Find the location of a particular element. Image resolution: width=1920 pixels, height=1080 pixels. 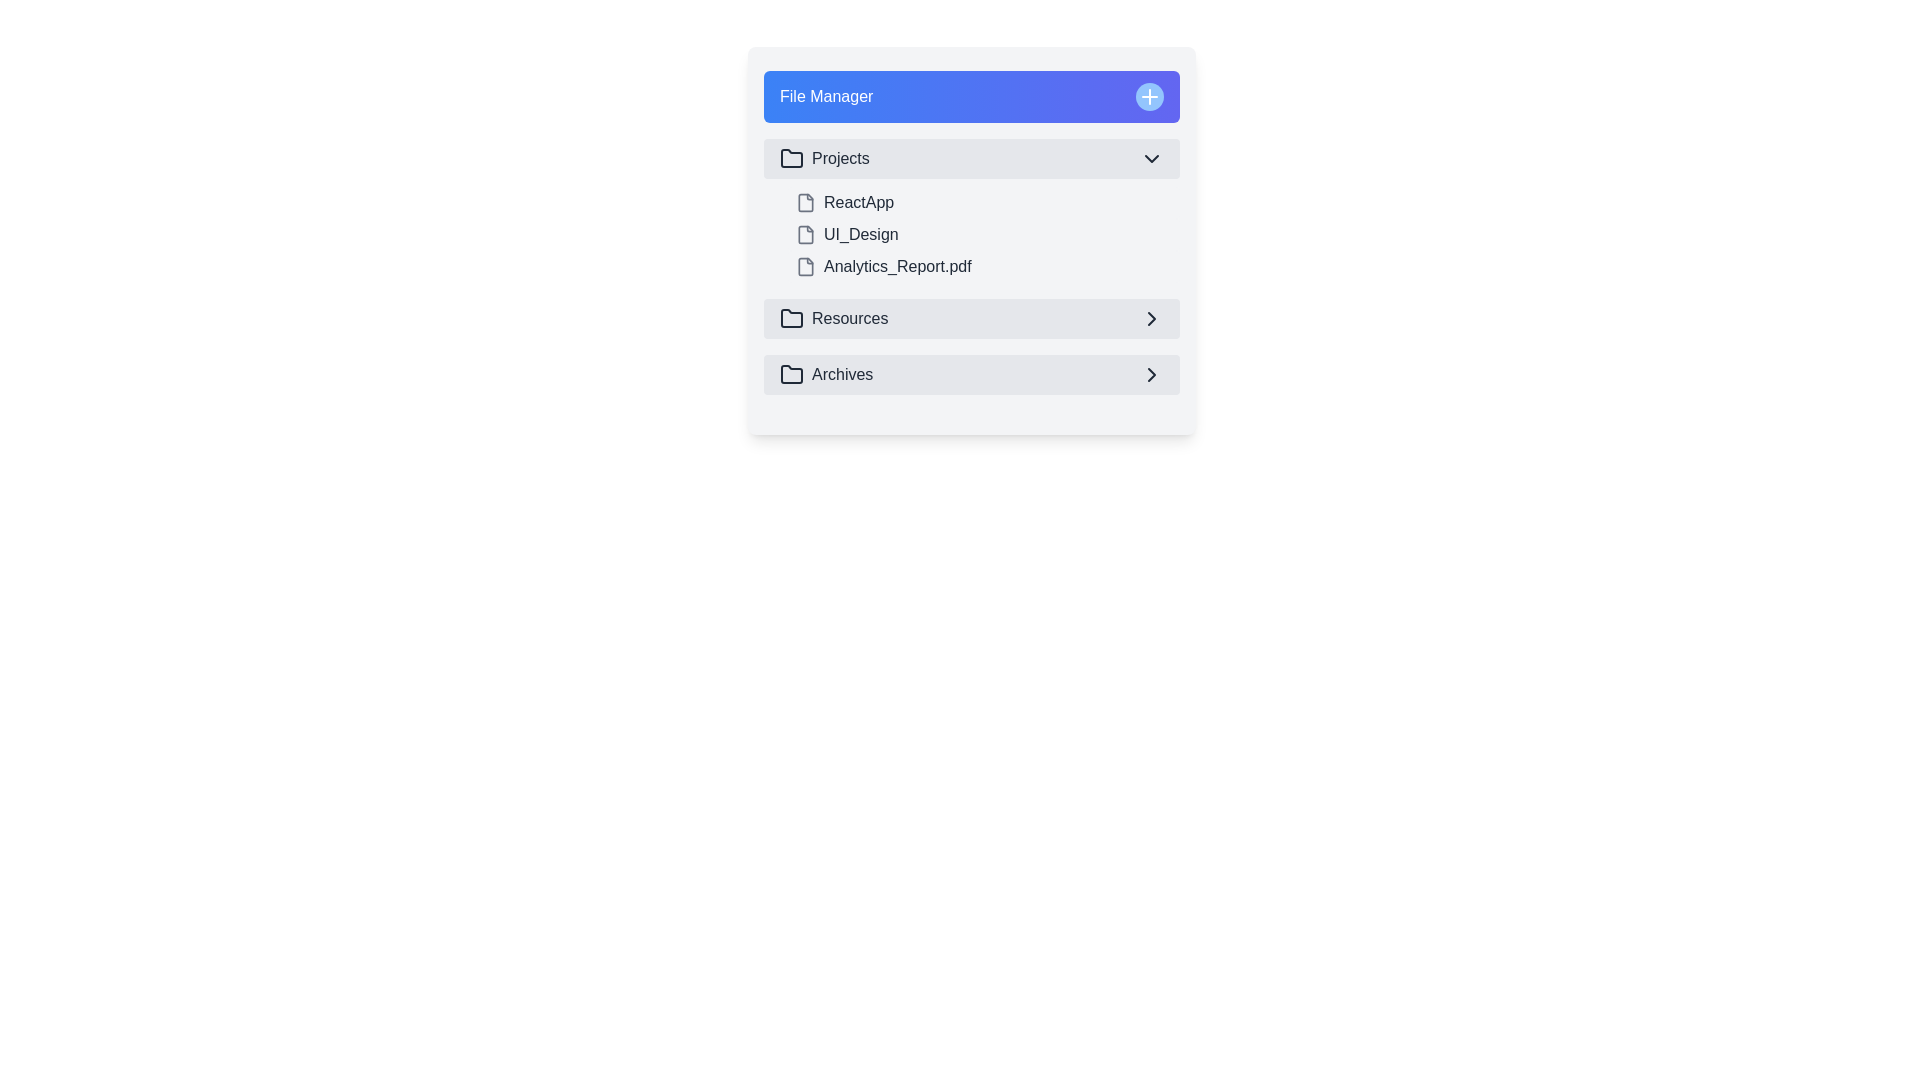

the text label located on the left side of the blue-gradient header section at the top center of the layout, which provides context for file management is located at coordinates (826, 96).